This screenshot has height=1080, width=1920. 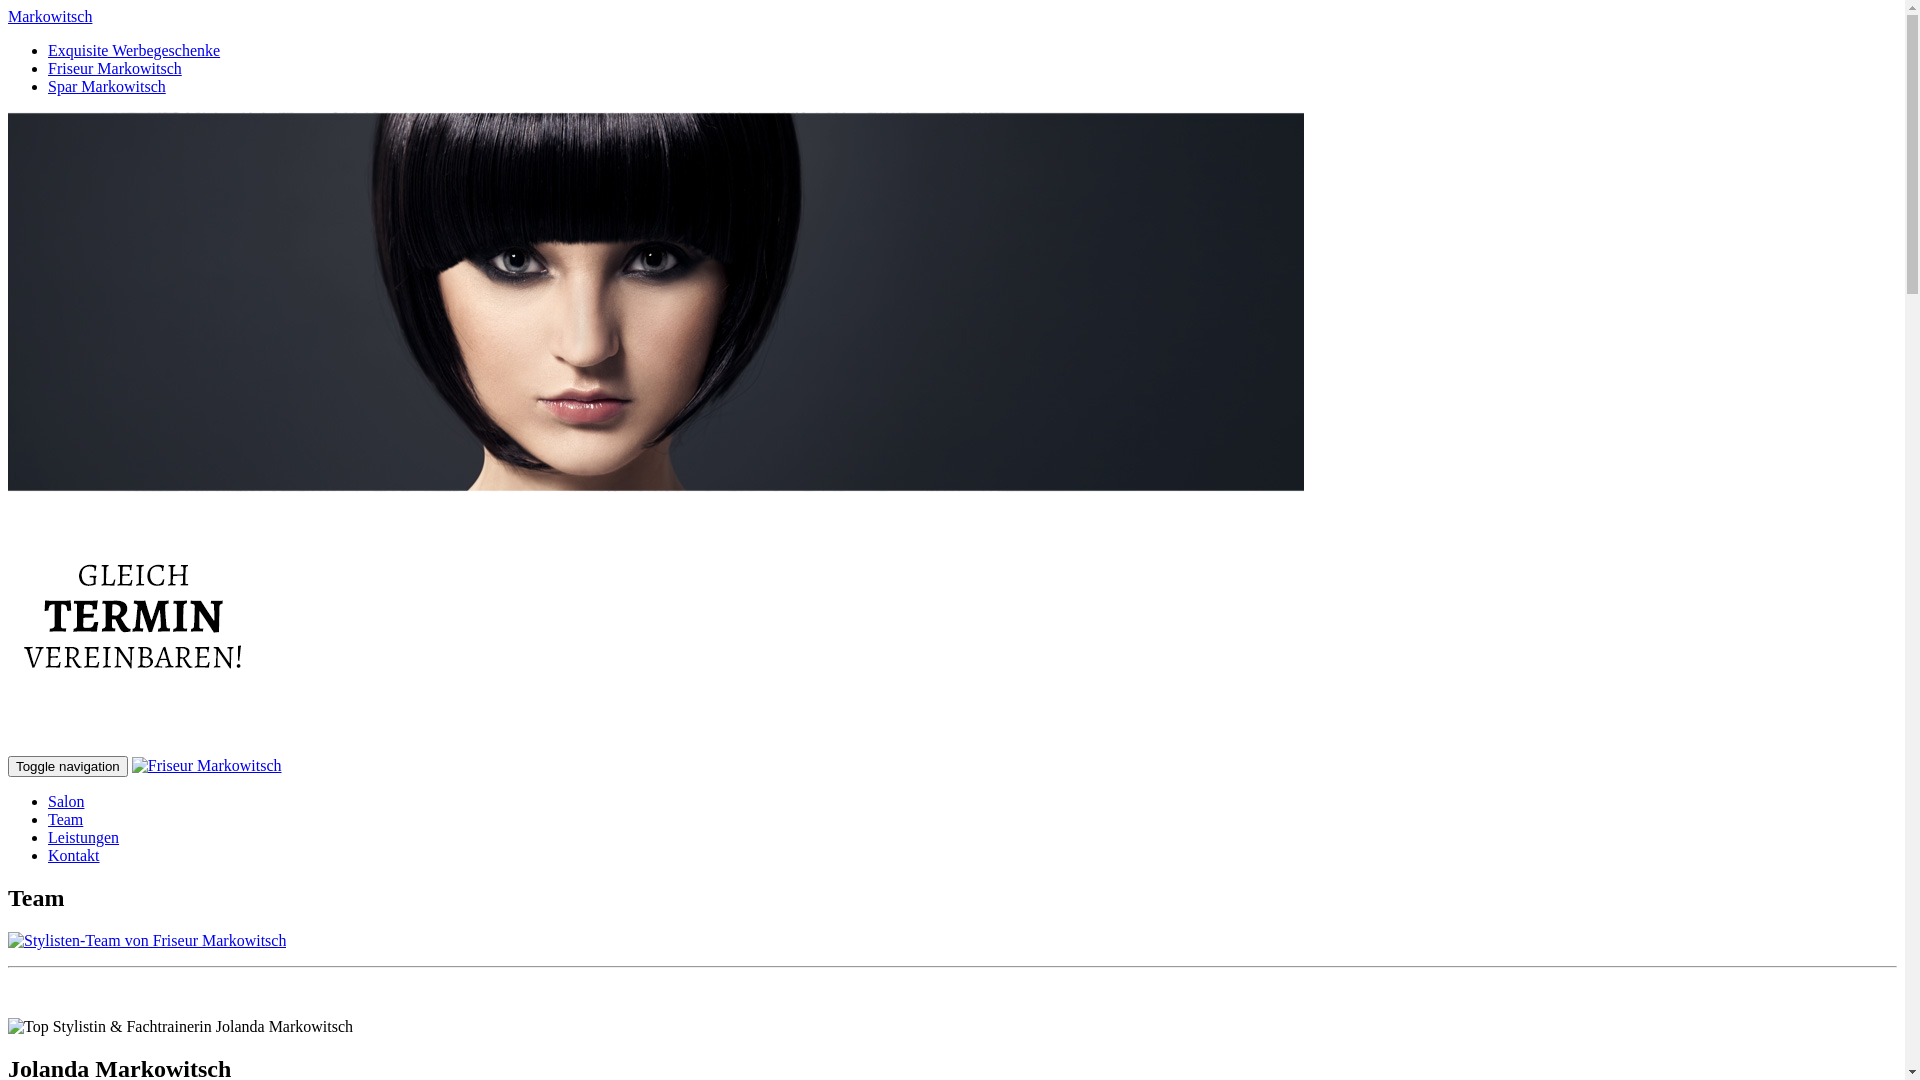 What do you see at coordinates (131, 765) in the screenshot?
I see `'Friseur Markowitsch'` at bounding box center [131, 765].